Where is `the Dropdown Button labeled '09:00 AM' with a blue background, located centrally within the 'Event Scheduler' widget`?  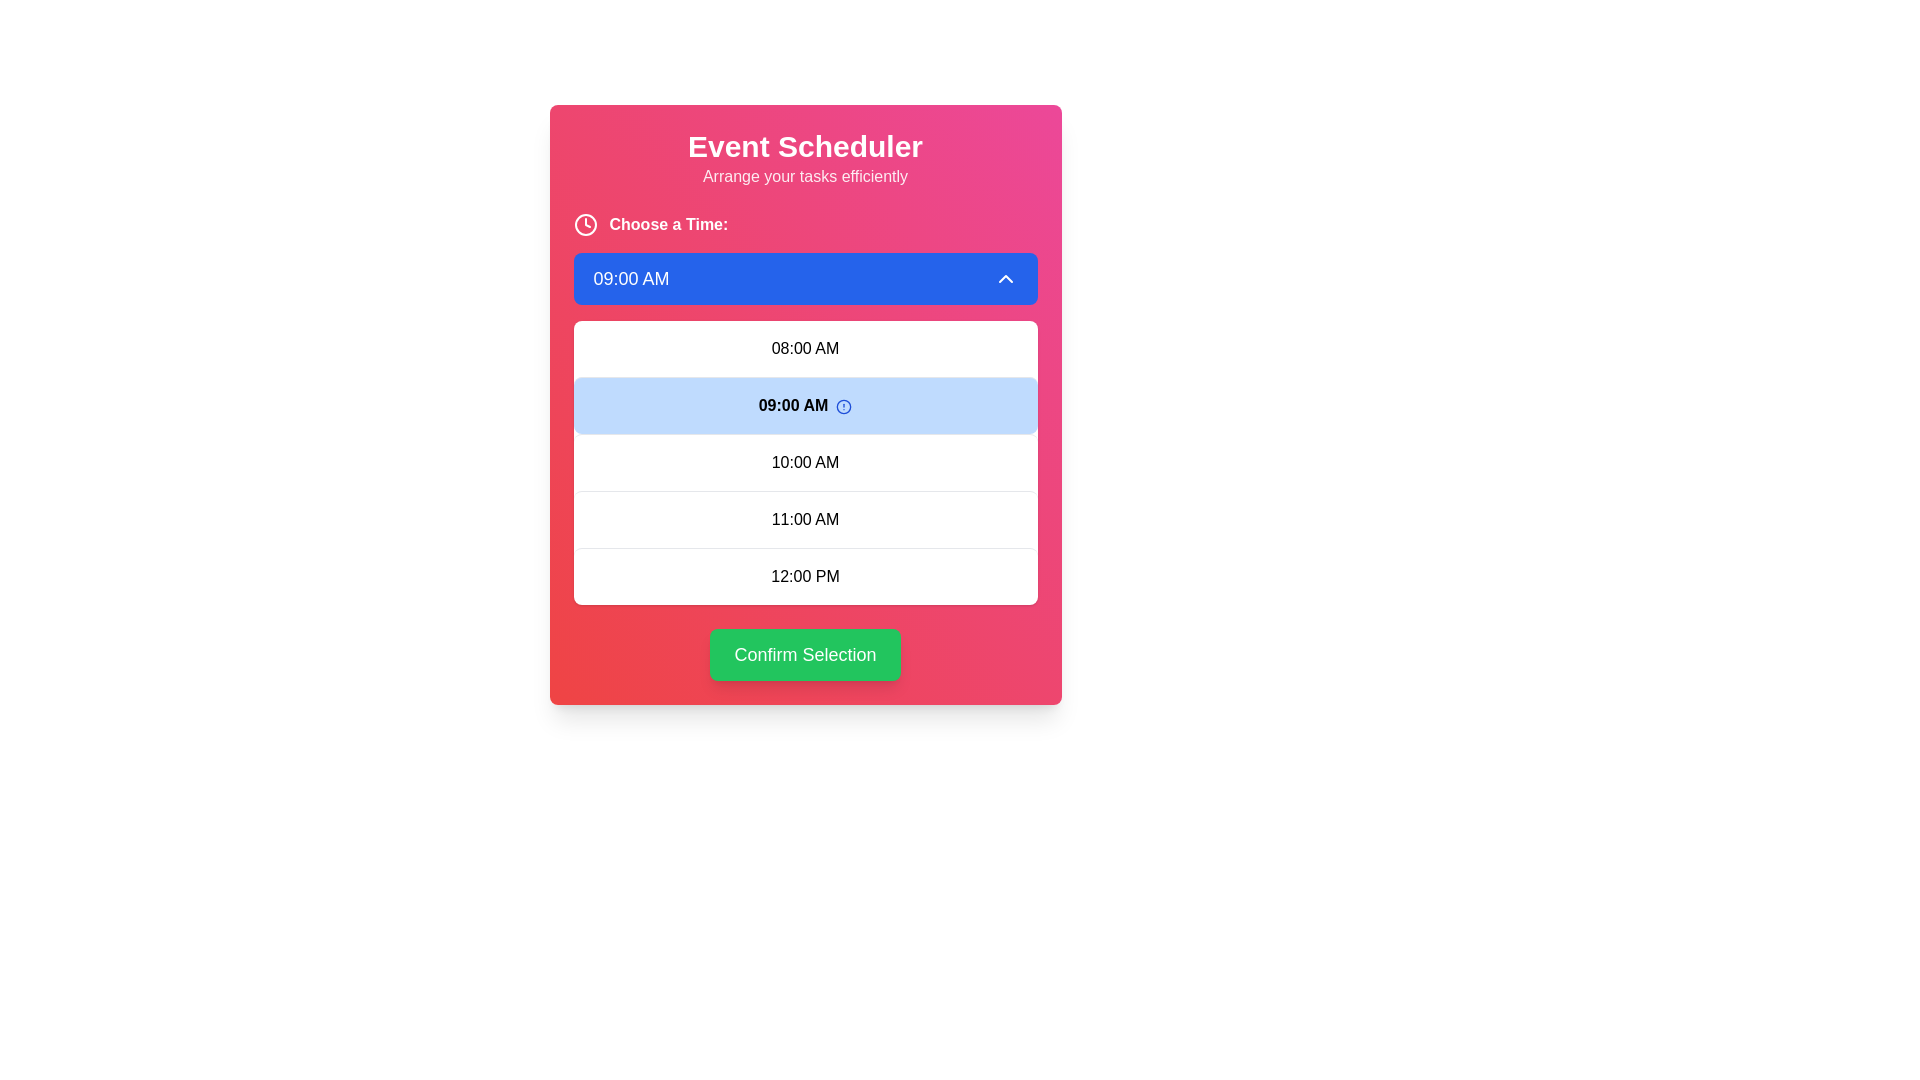 the Dropdown Button labeled '09:00 AM' with a blue background, located centrally within the 'Event Scheduler' widget is located at coordinates (805, 278).